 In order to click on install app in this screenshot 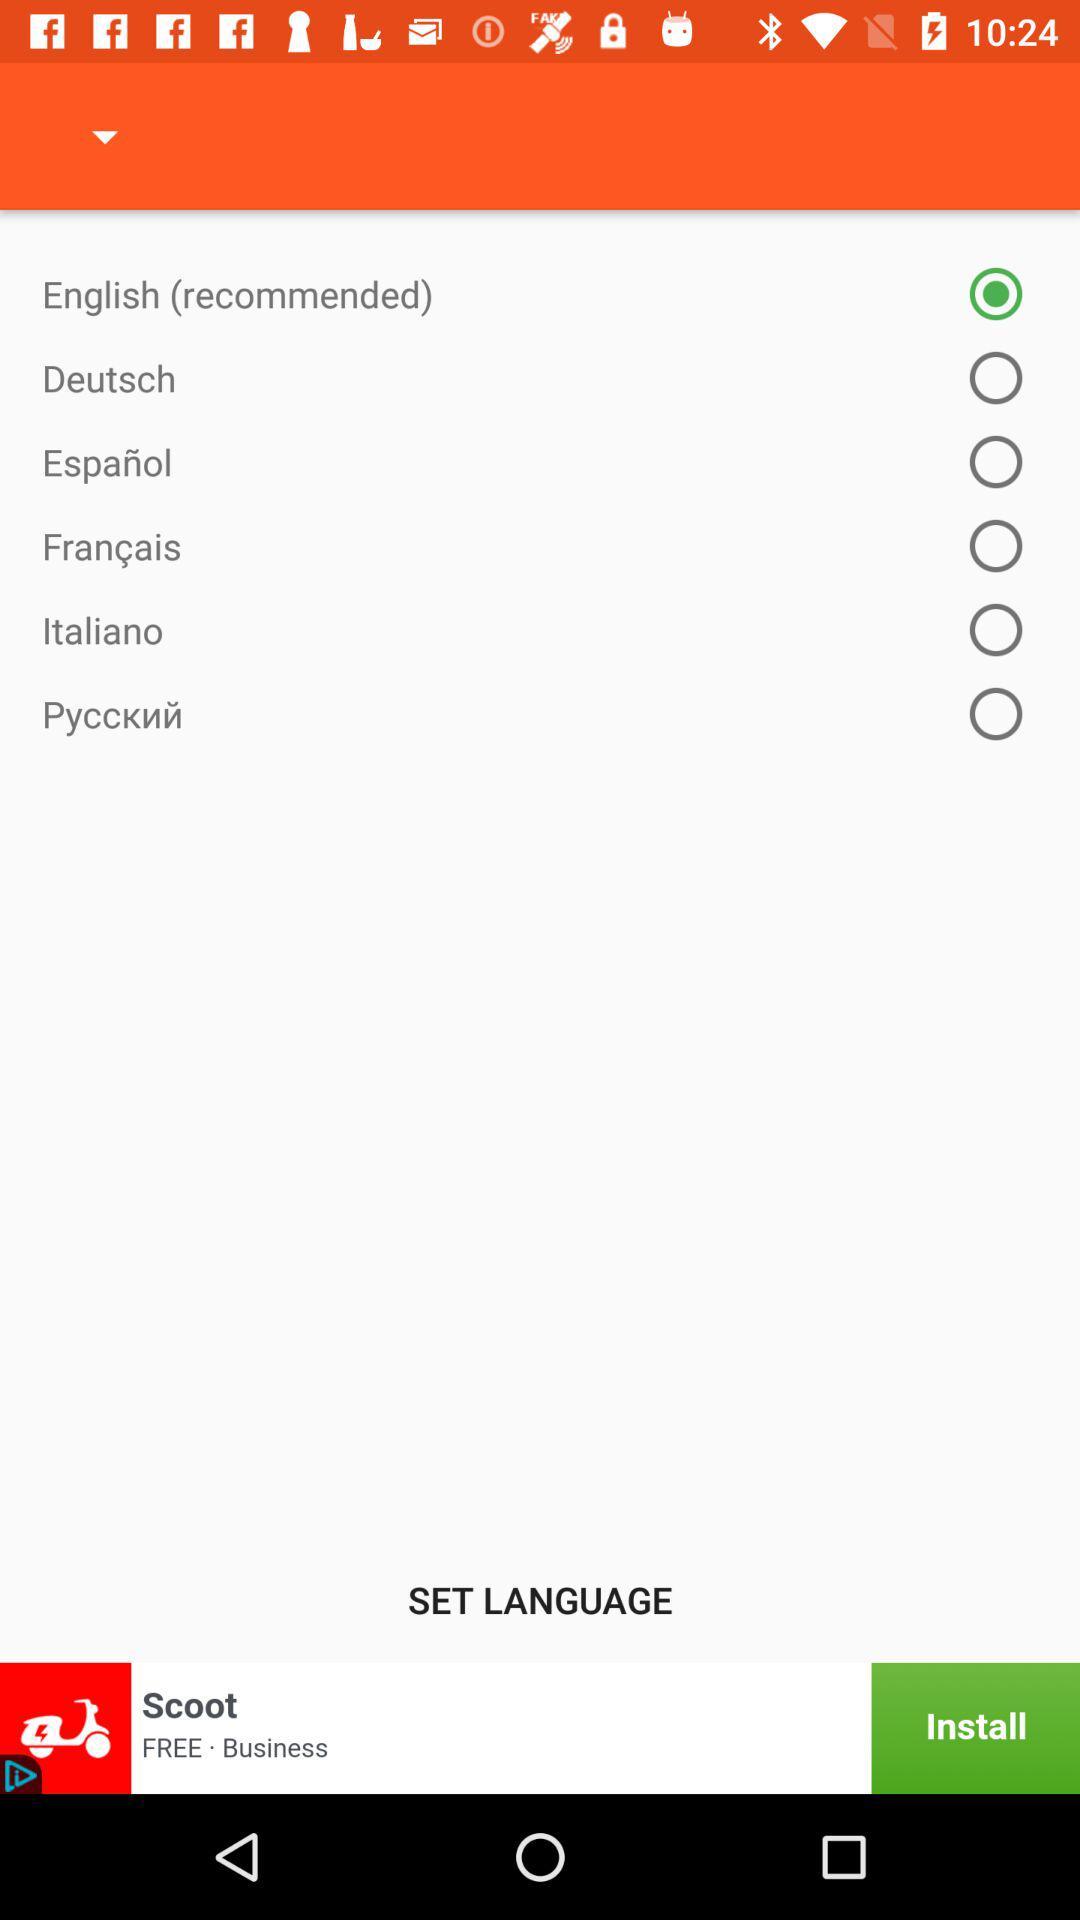, I will do `click(540, 1727)`.